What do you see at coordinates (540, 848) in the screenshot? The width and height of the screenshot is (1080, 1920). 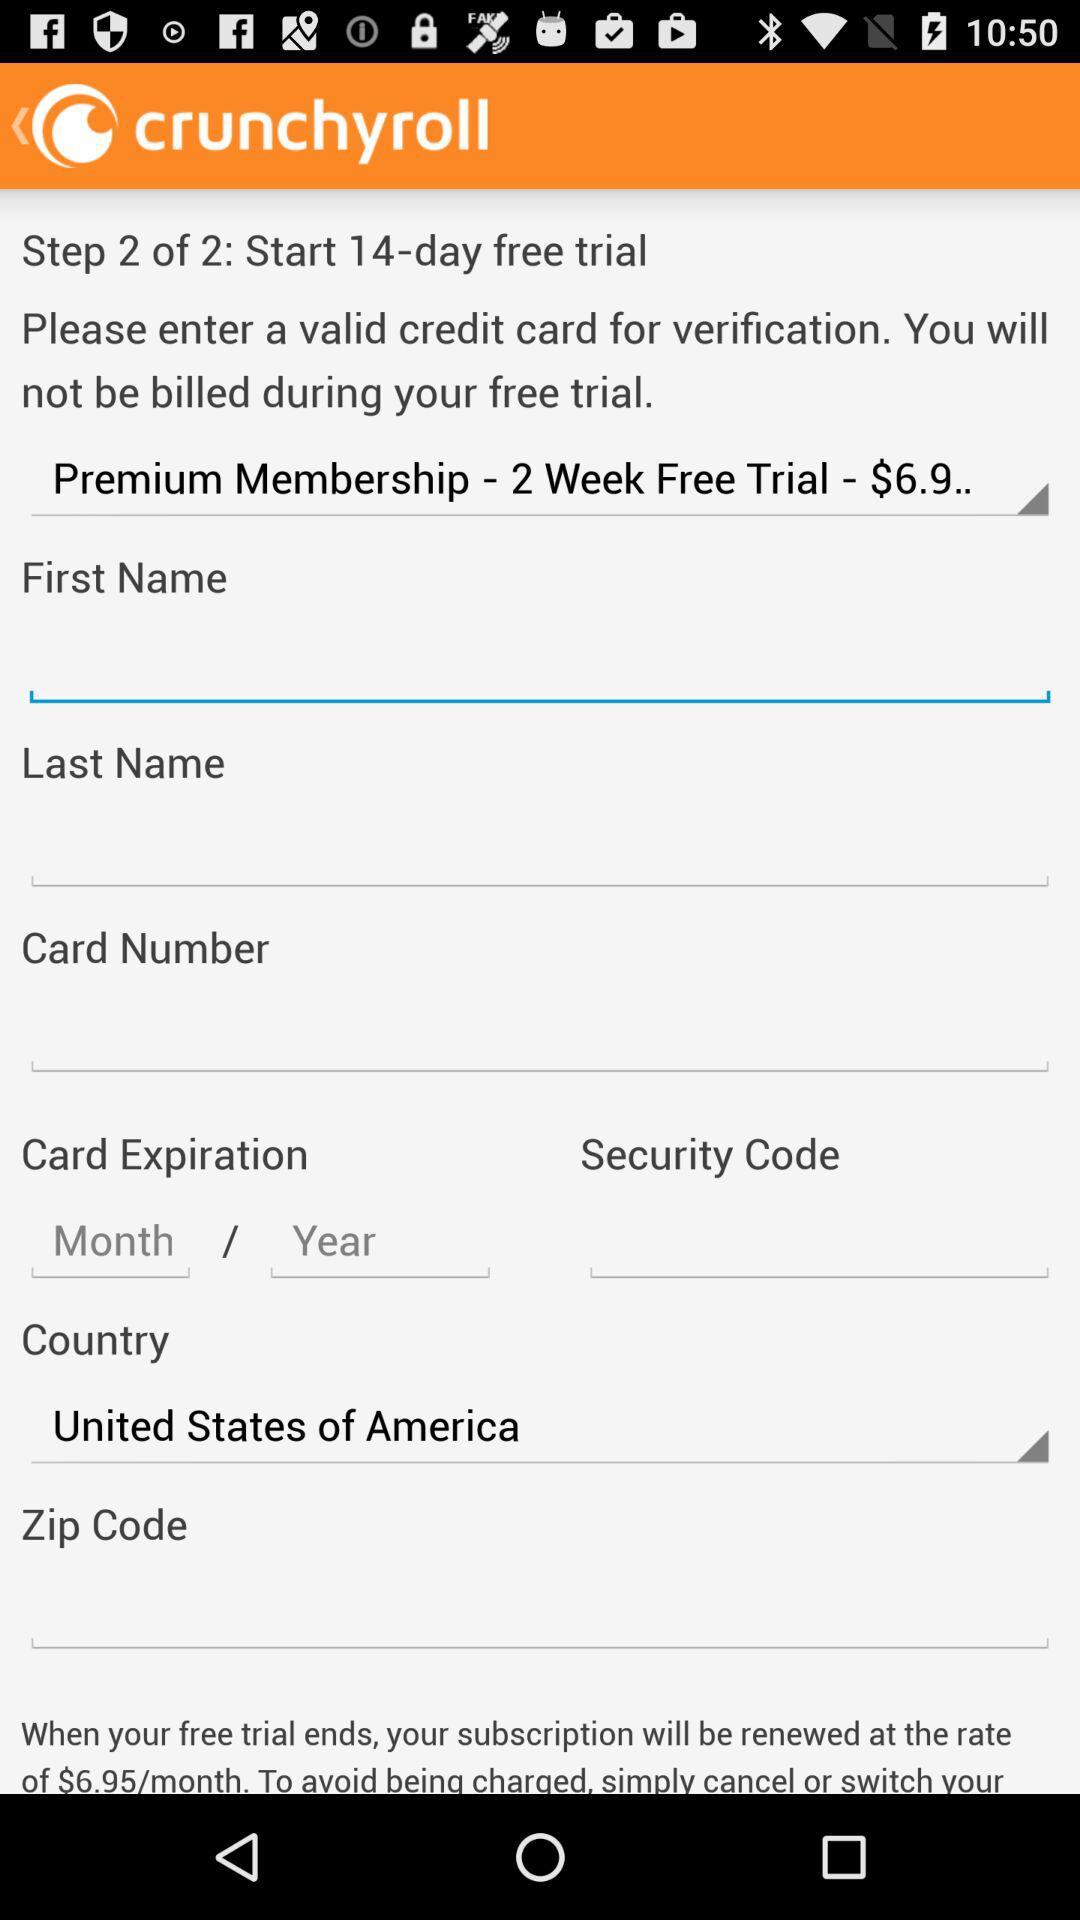 I see `new page` at bounding box center [540, 848].